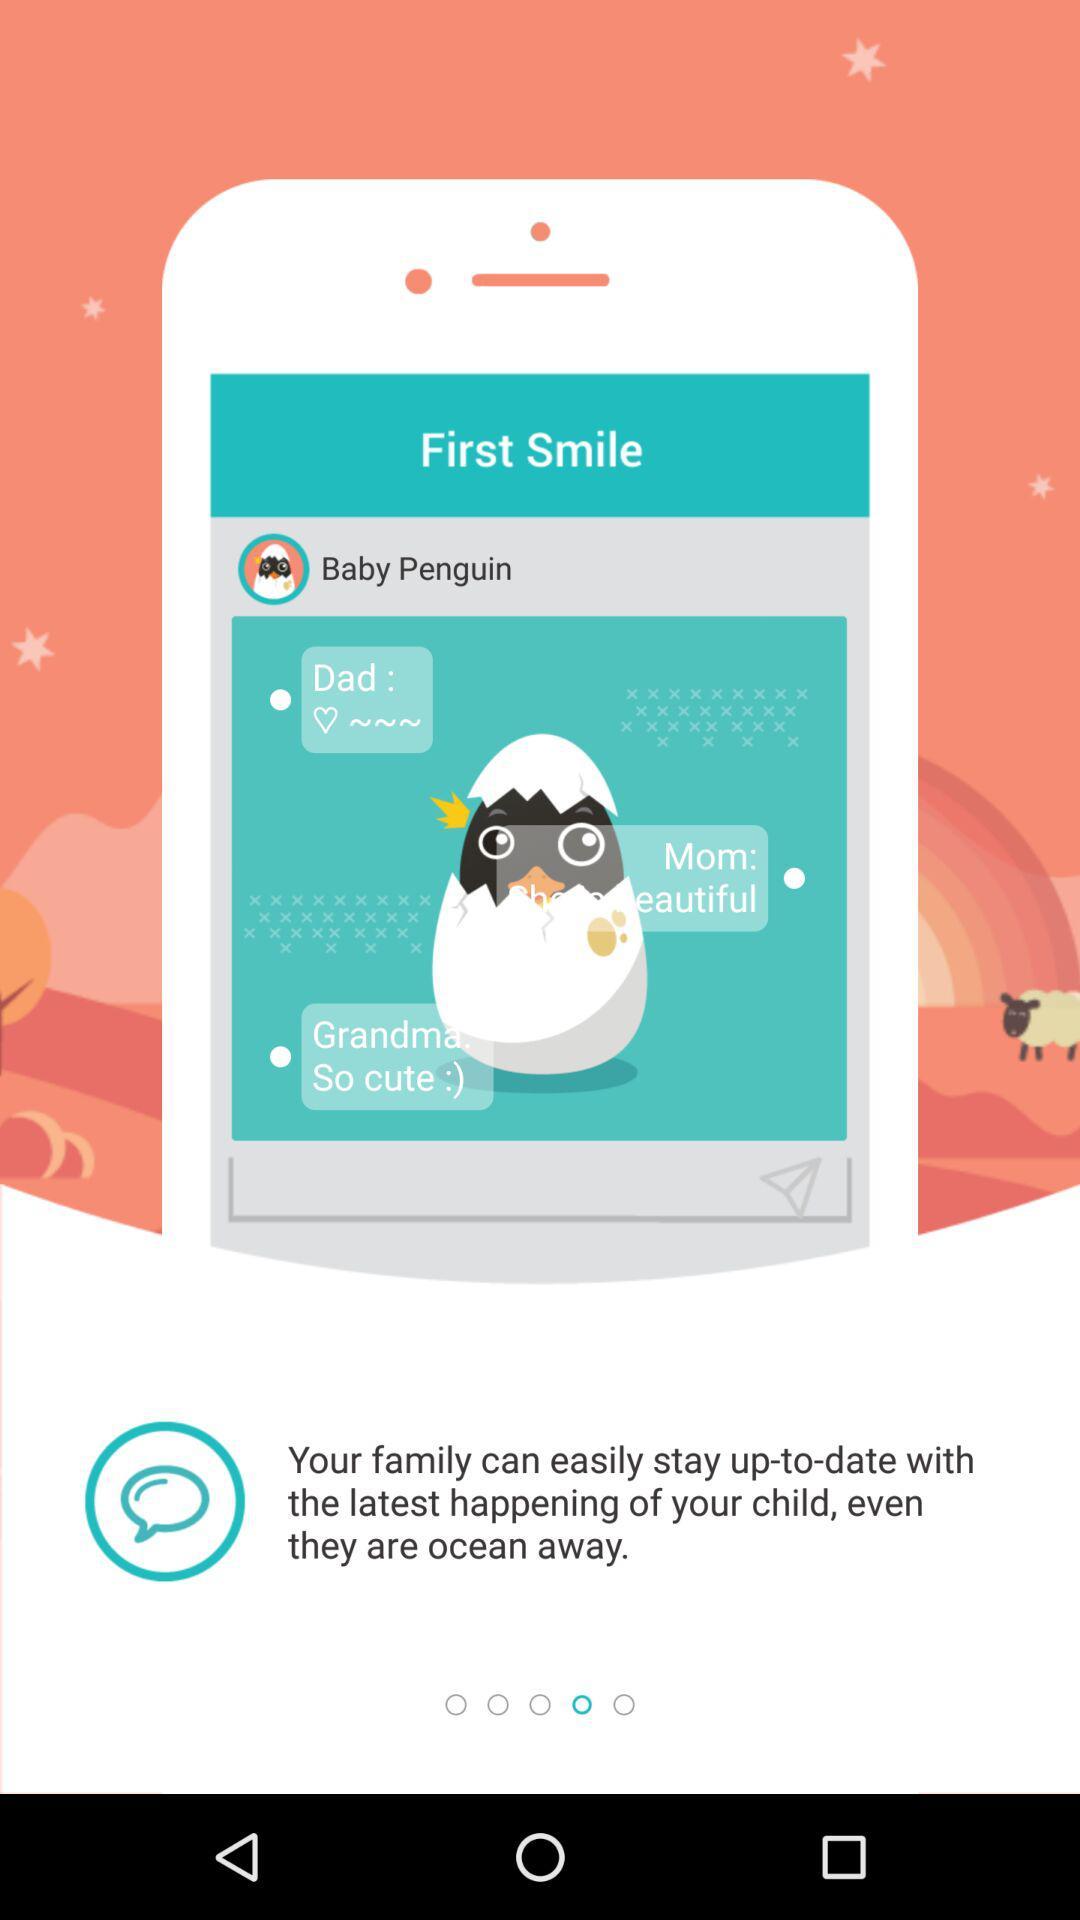 Image resolution: width=1080 pixels, height=1920 pixels. What do you see at coordinates (582, 1703) in the screenshot?
I see `the fourth dot from left at bottom of the page` at bounding box center [582, 1703].